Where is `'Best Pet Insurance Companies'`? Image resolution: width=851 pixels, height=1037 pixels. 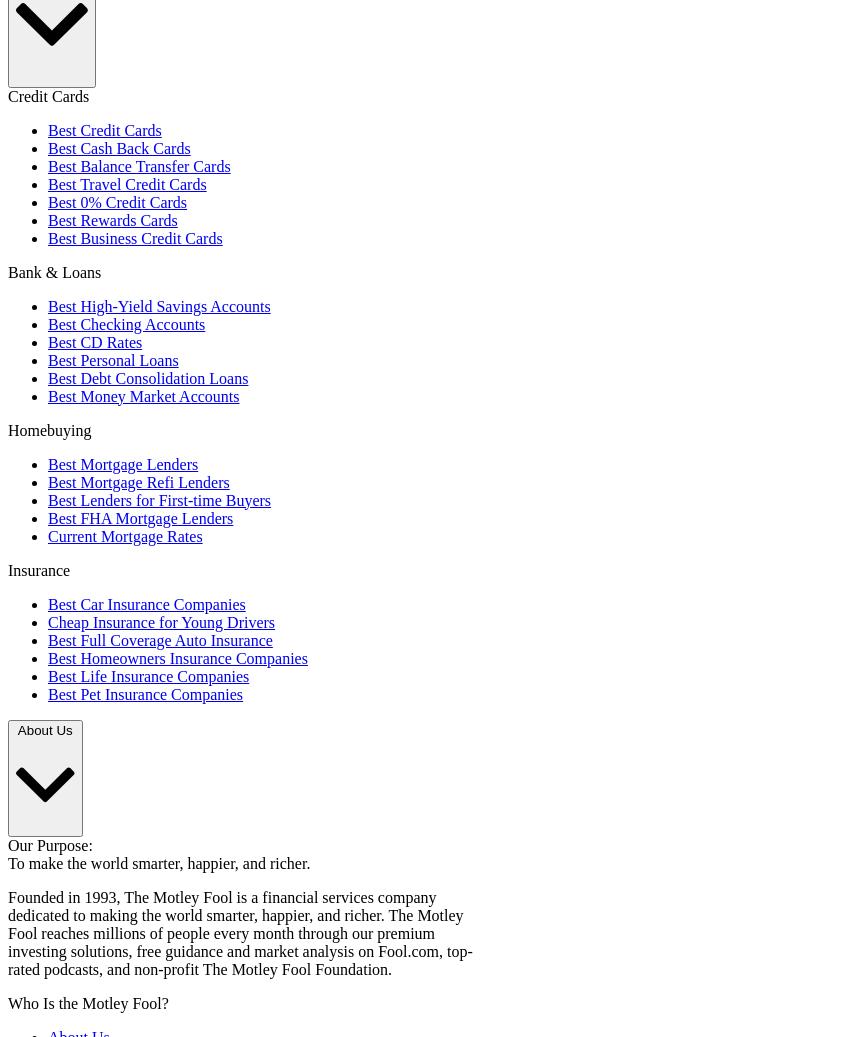
'Best Pet Insurance Companies' is located at coordinates (145, 693).